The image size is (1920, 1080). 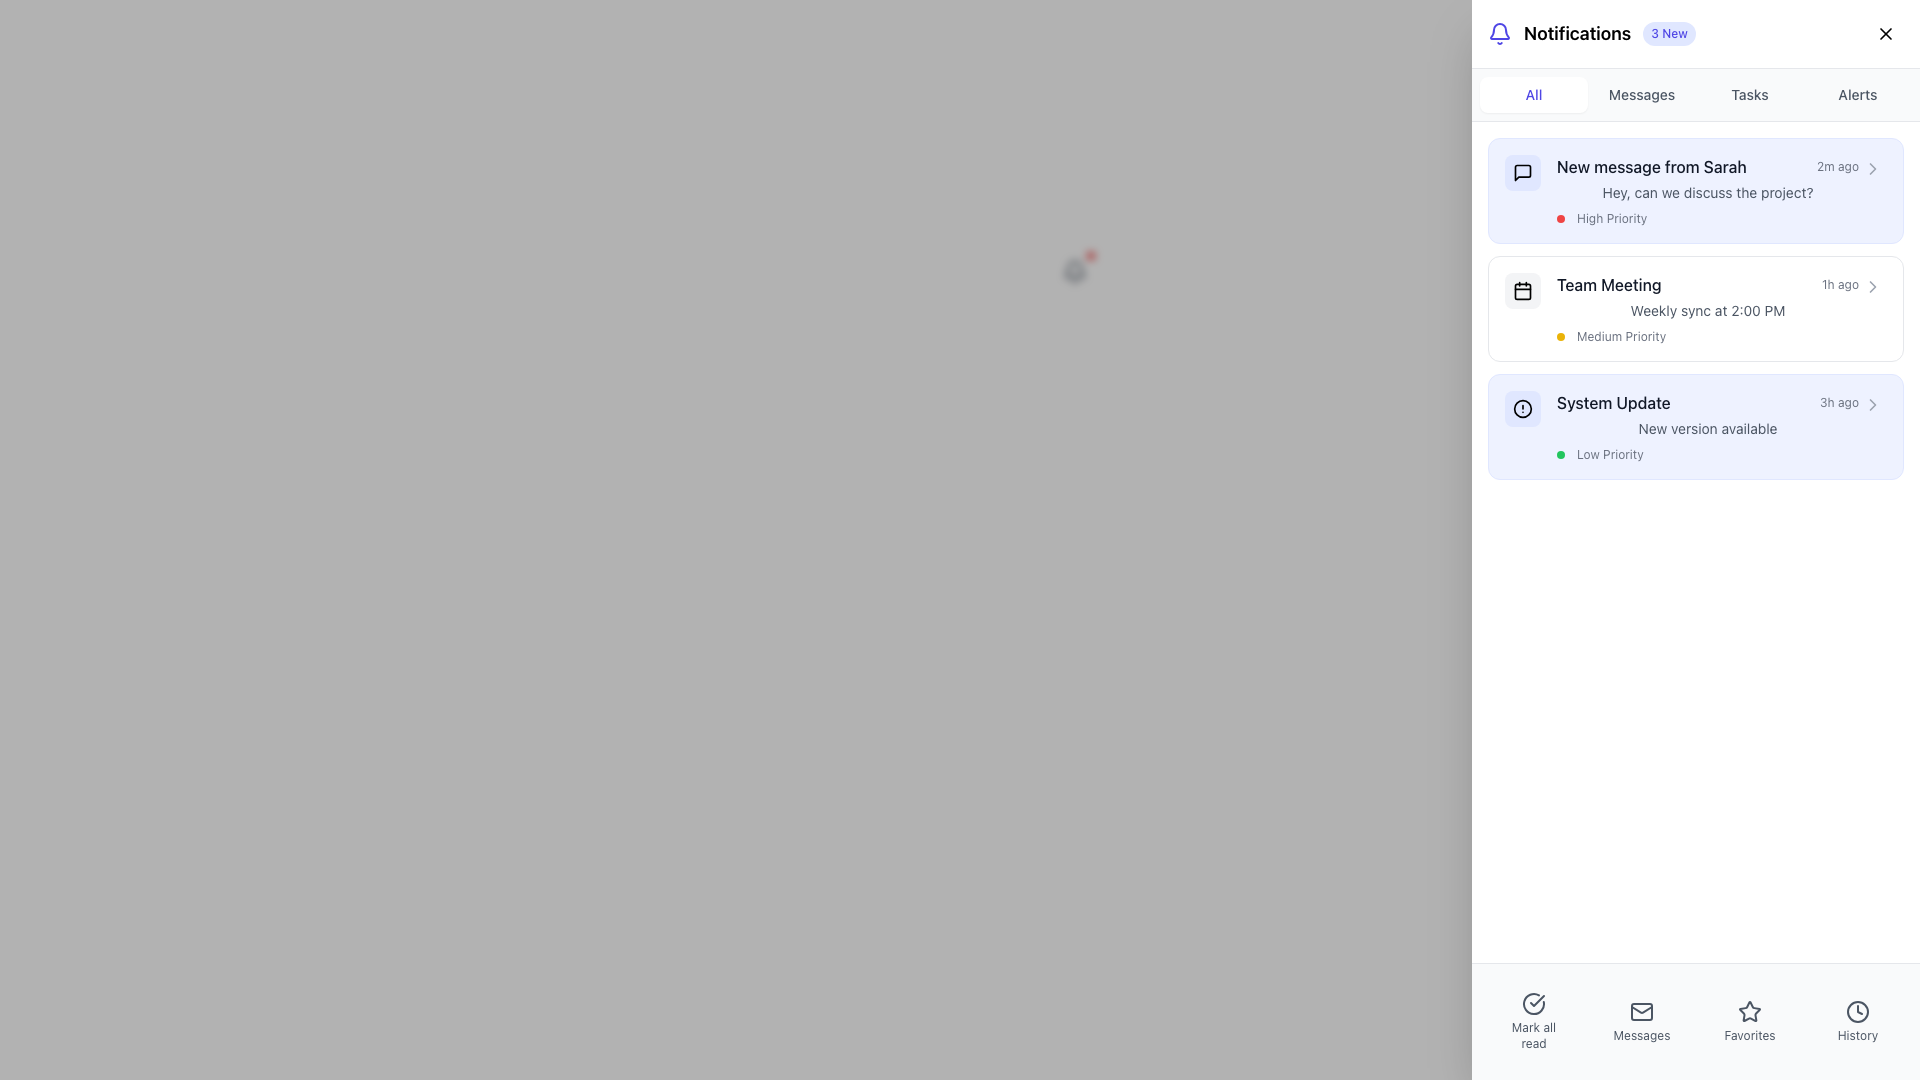 I want to click on the 'Team Meeting' static text label, which is styled in bold dark gray and is part of the notification card in the central section of the notification panel, positioned, so click(x=1609, y=285).